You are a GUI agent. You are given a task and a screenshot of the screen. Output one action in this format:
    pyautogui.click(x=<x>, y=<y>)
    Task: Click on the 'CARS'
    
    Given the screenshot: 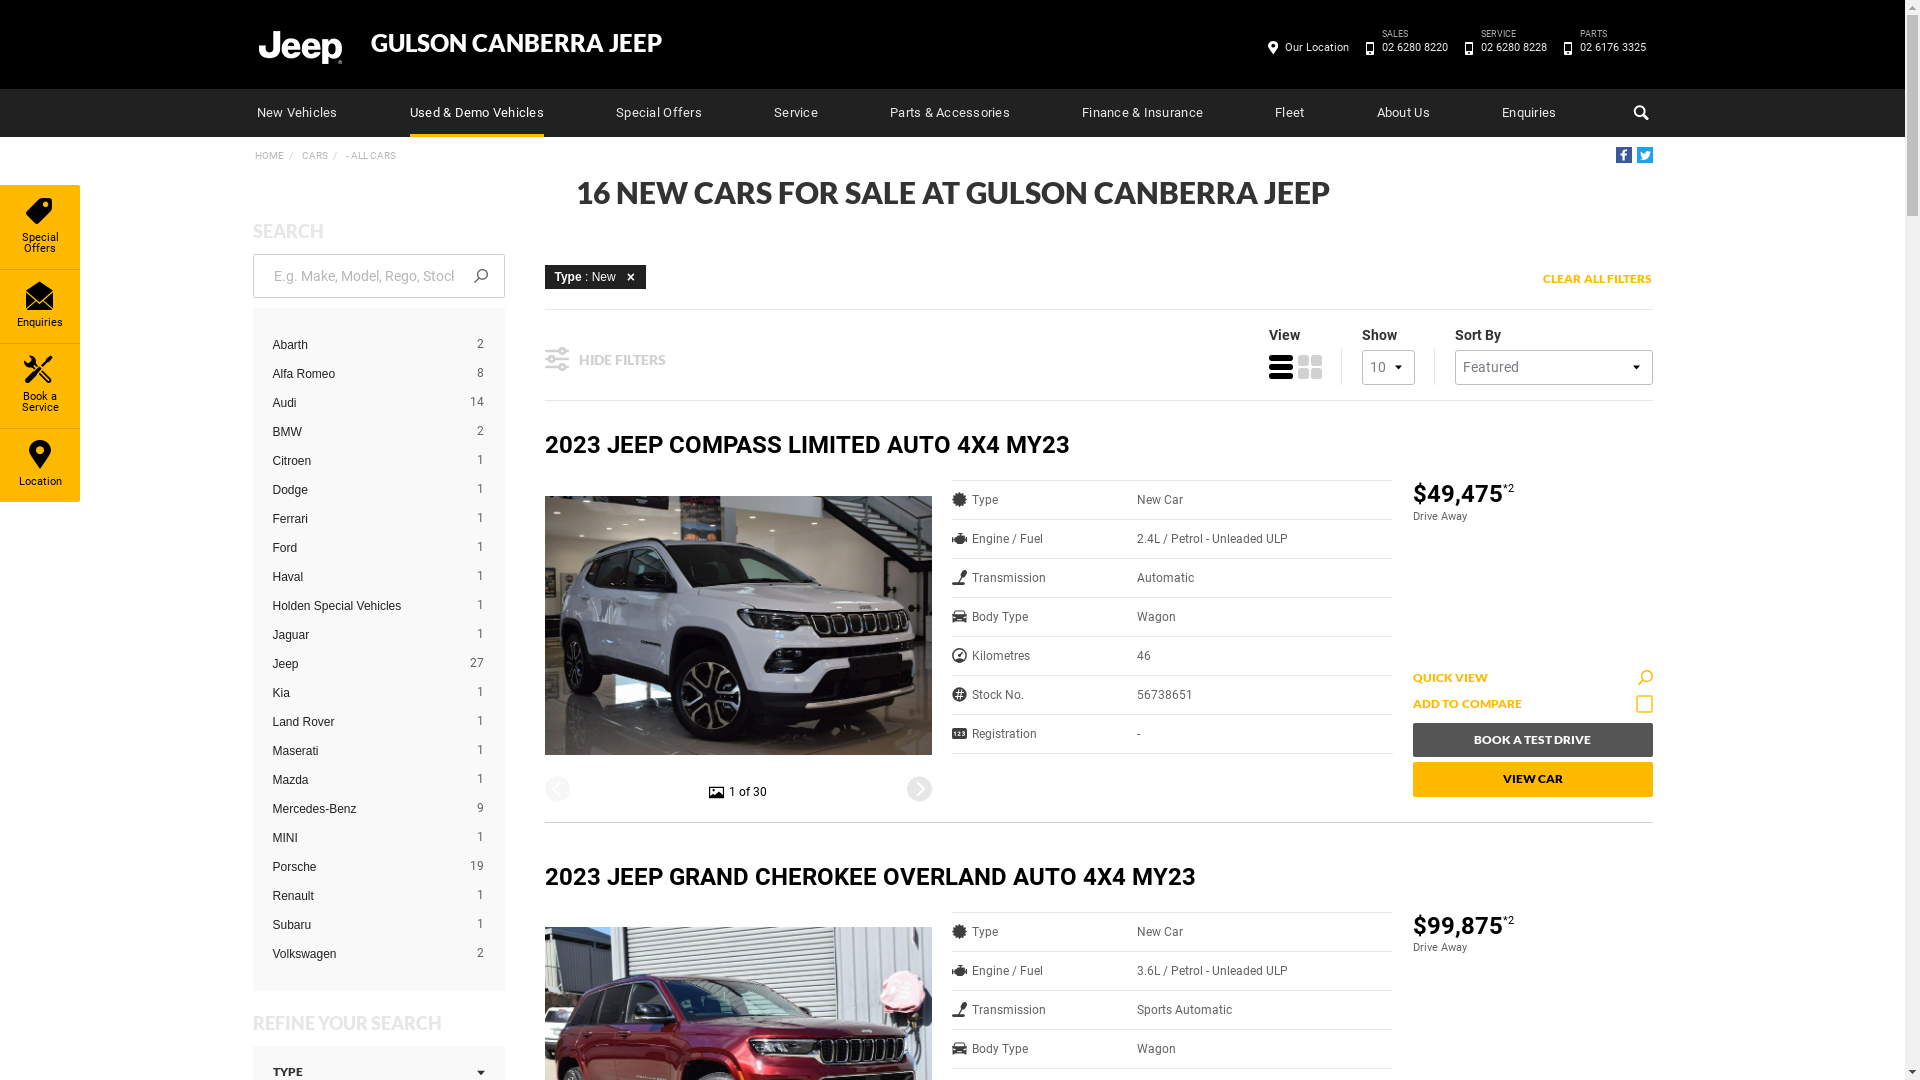 What is the action you would take?
    pyautogui.click(x=312, y=154)
    